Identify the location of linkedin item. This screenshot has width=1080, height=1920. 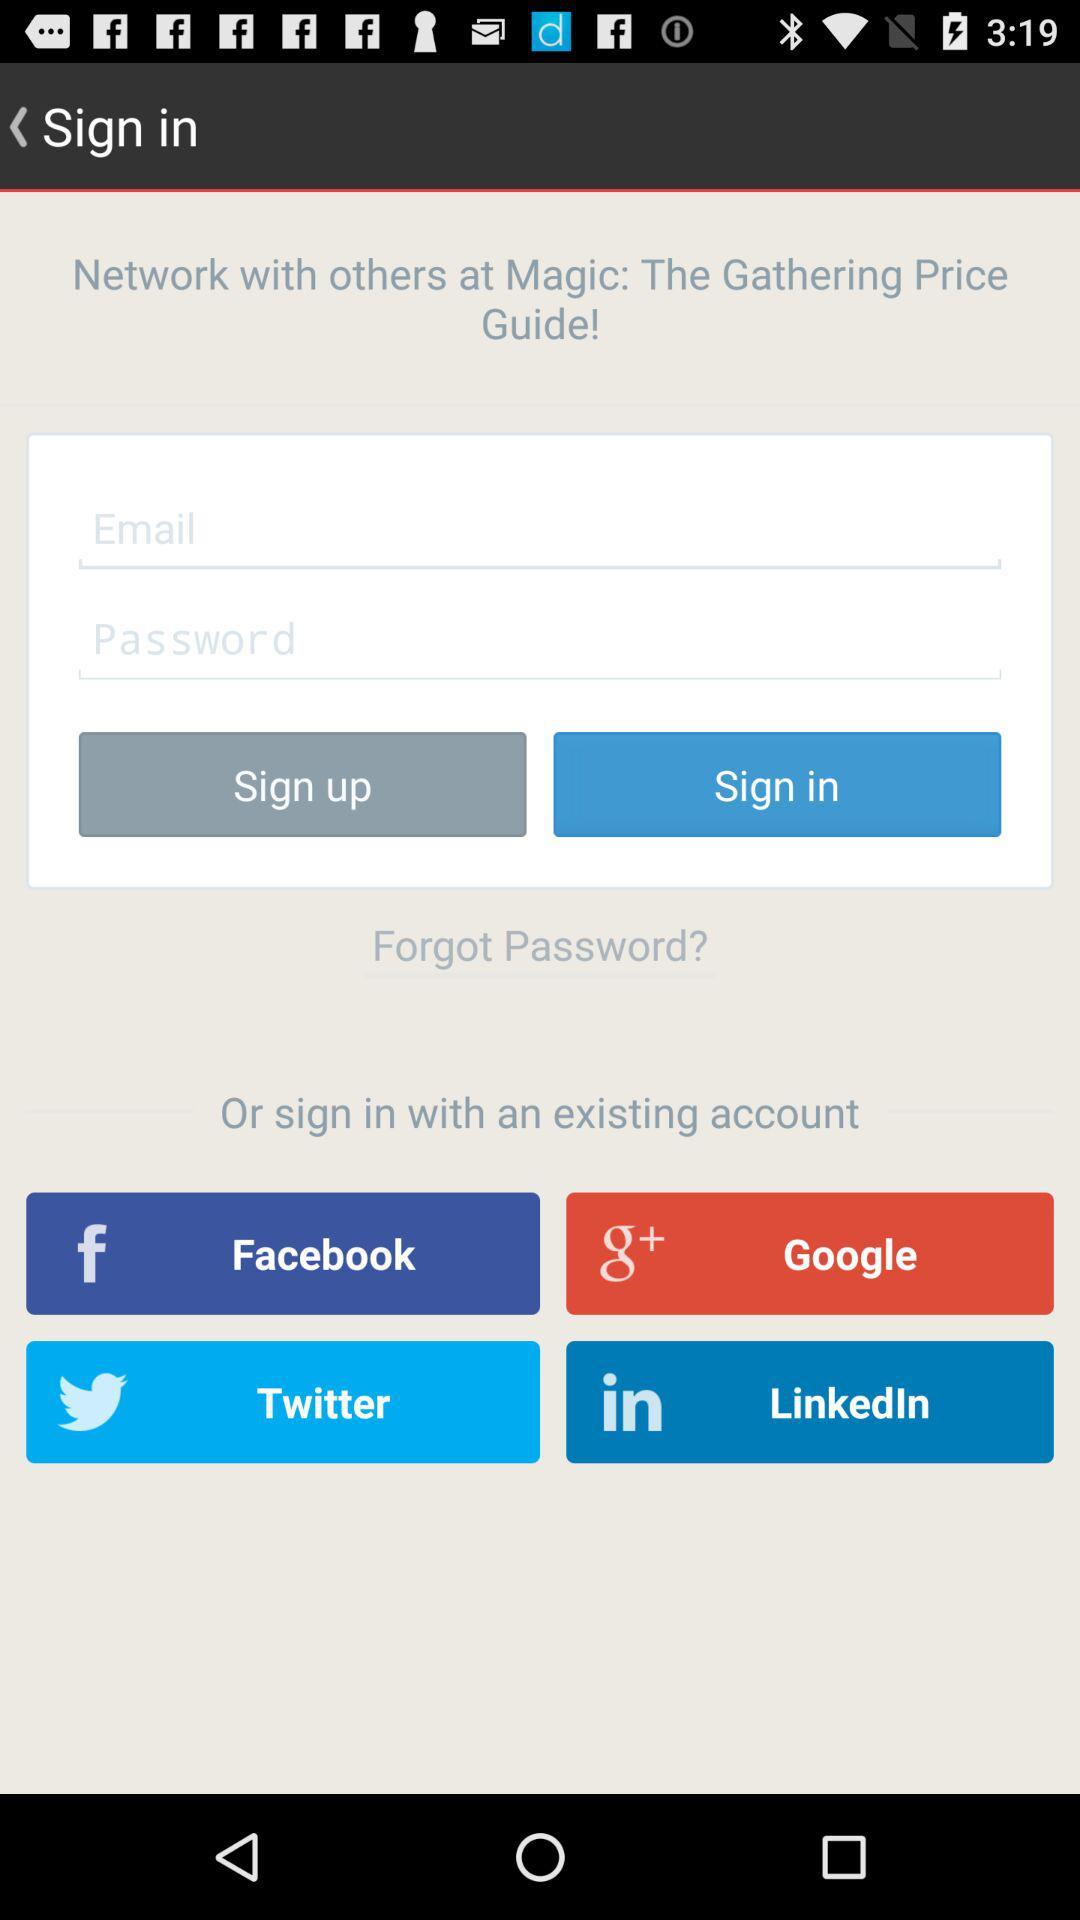
(810, 1401).